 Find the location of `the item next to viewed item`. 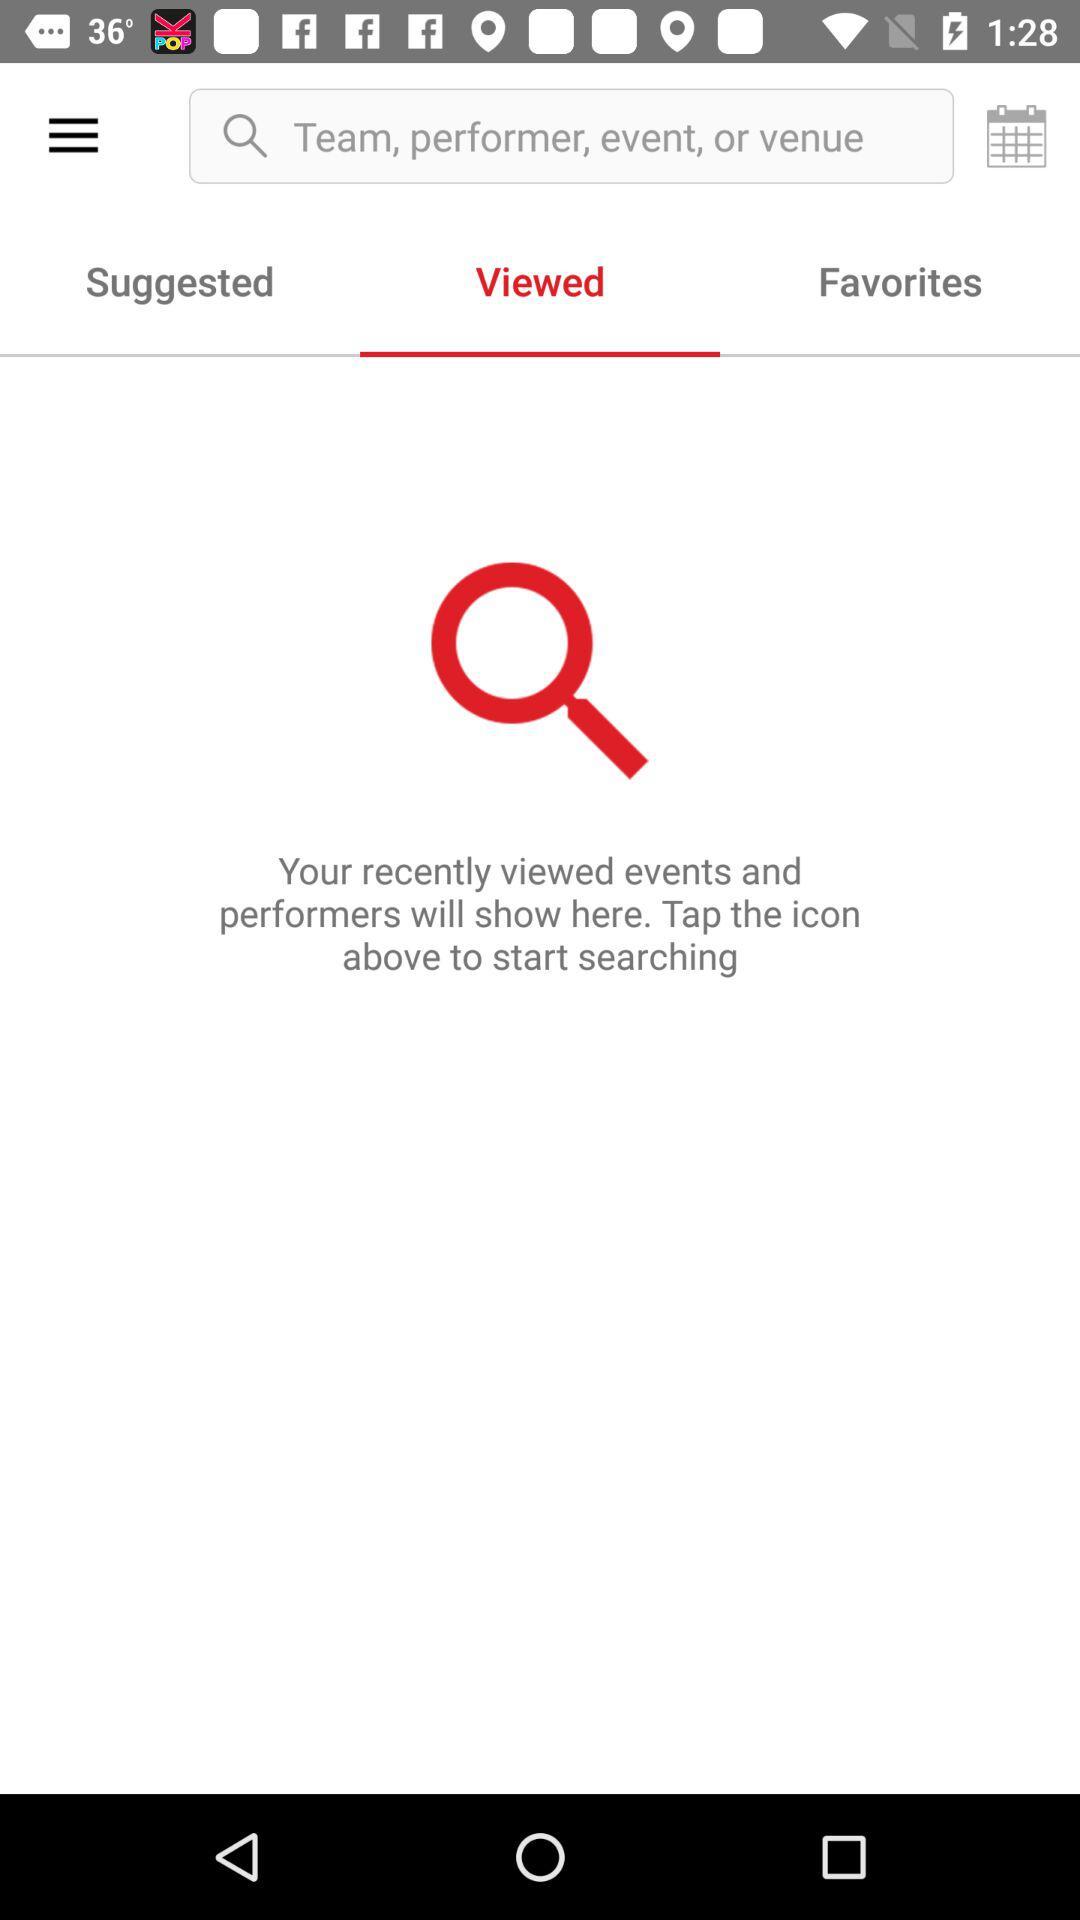

the item next to viewed item is located at coordinates (180, 279).